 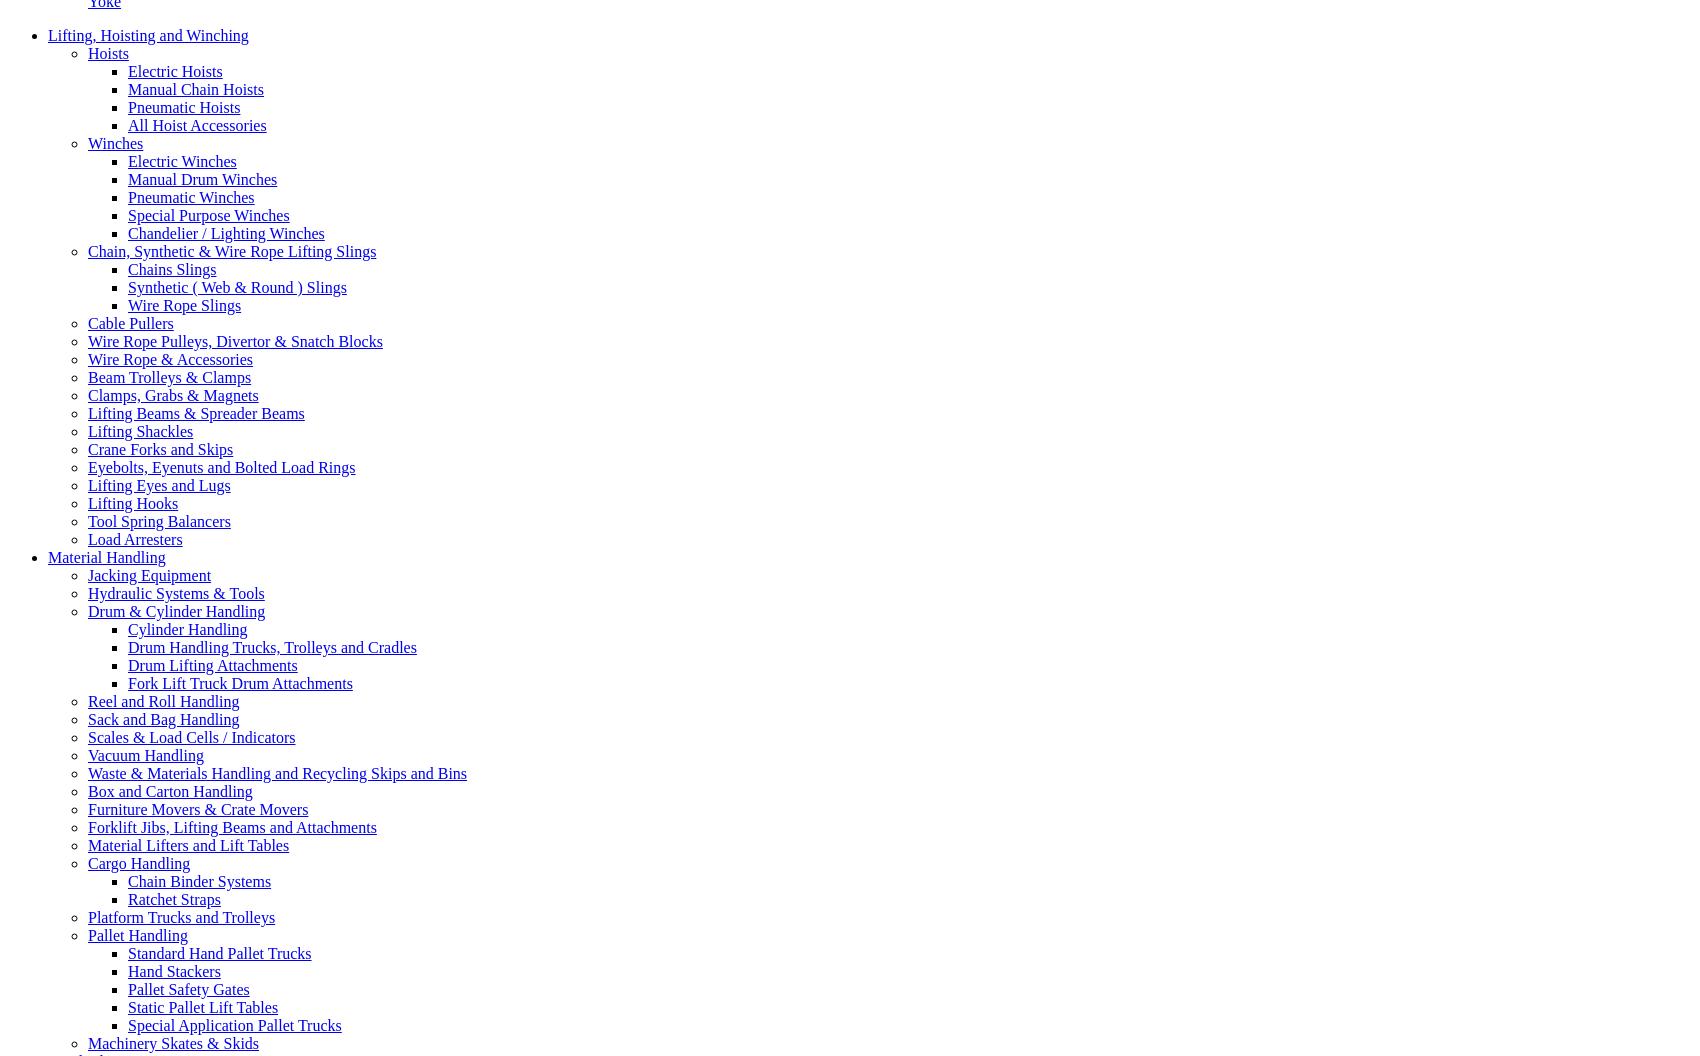 What do you see at coordinates (181, 160) in the screenshot?
I see `'Electric Winches'` at bounding box center [181, 160].